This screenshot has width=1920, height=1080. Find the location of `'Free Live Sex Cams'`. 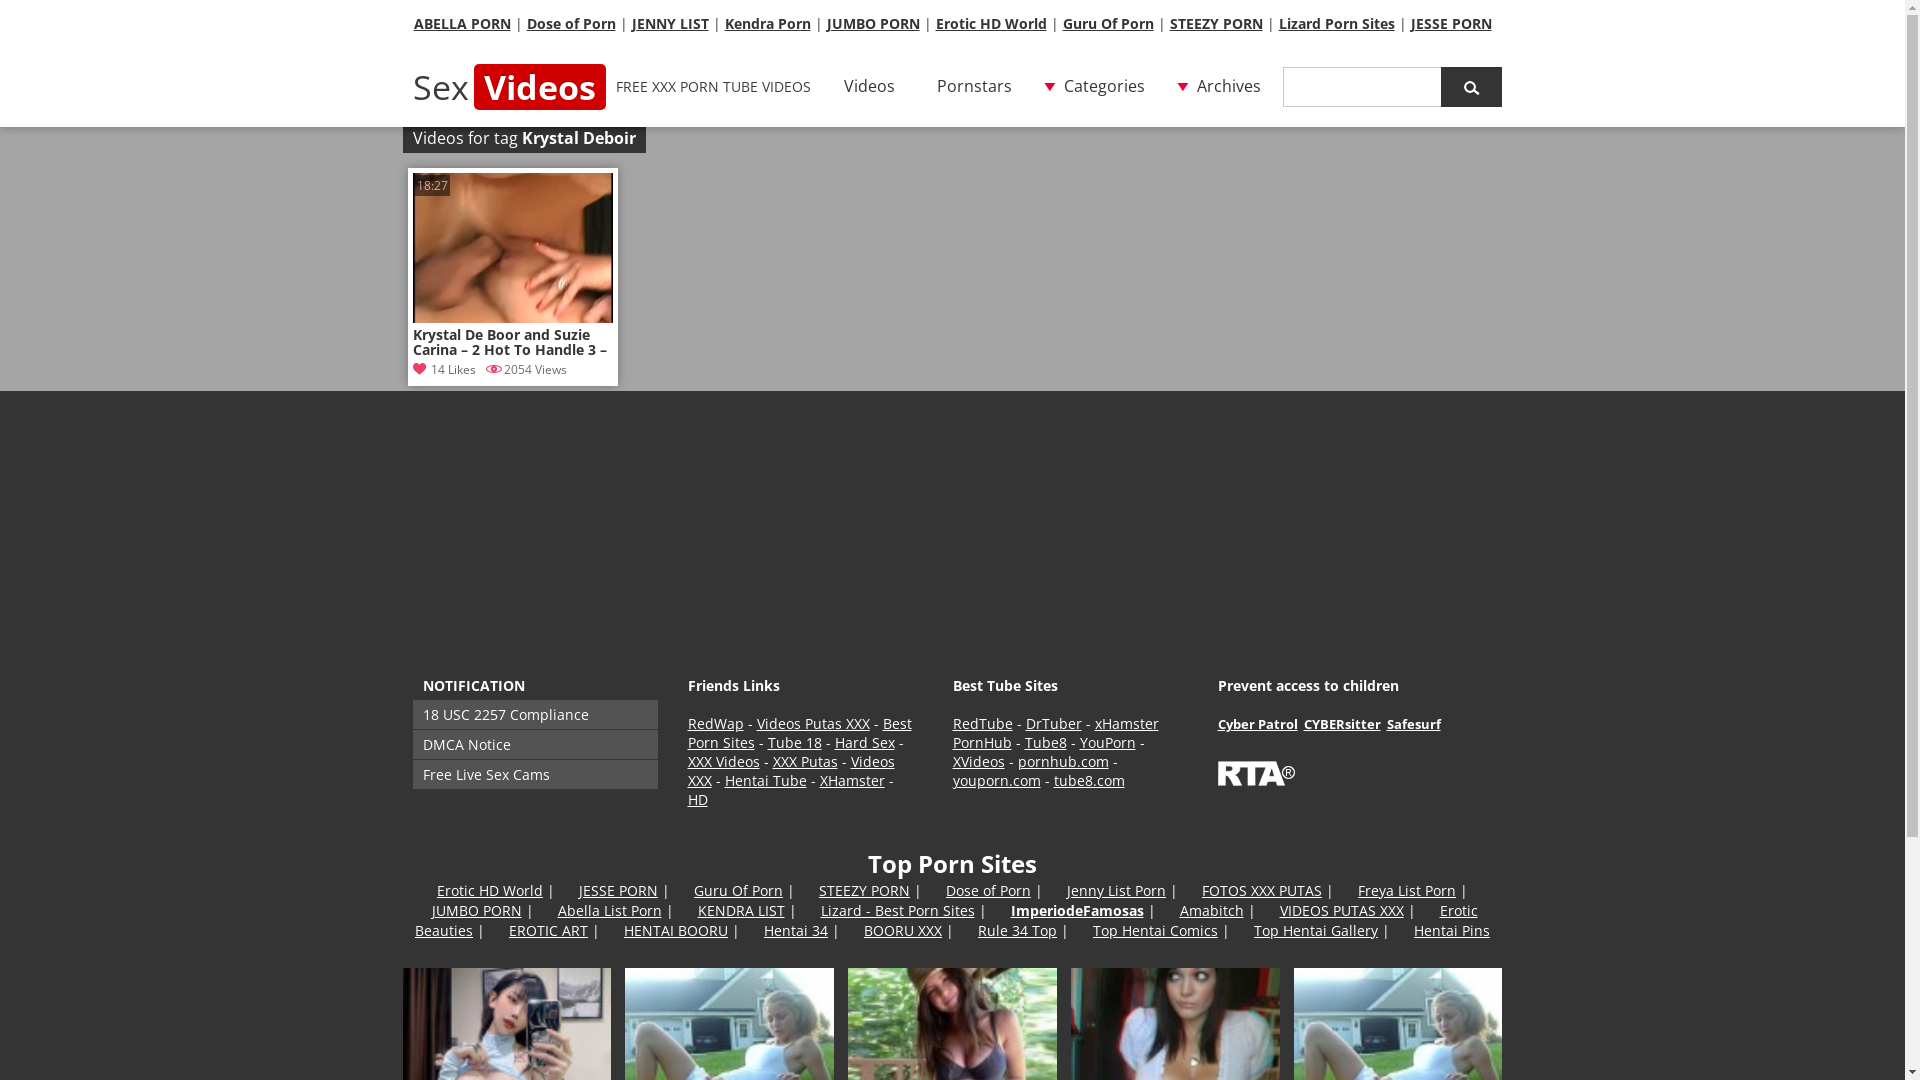

'Free Live Sex Cams' is located at coordinates (534, 773).